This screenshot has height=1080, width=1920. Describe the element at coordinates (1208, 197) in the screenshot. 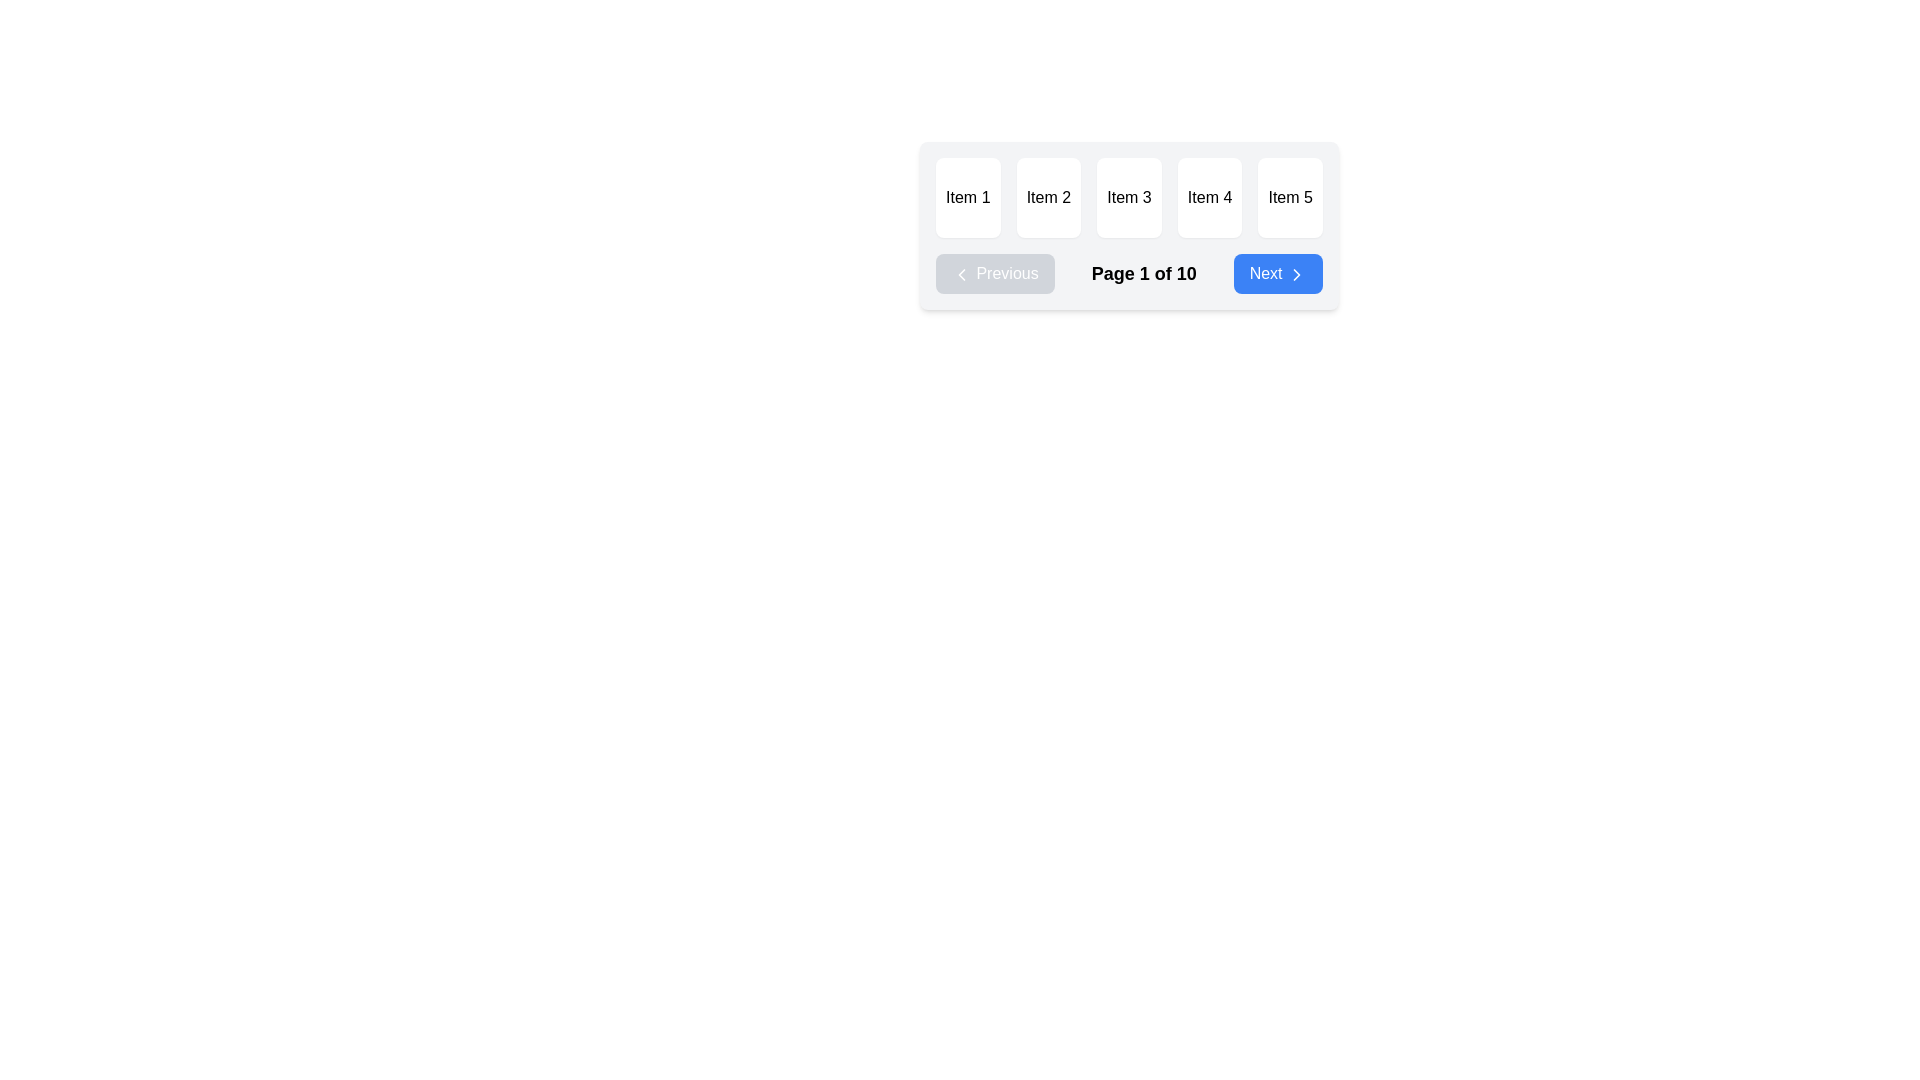

I see `the button-like grid item labeled 'Item 4'` at that location.